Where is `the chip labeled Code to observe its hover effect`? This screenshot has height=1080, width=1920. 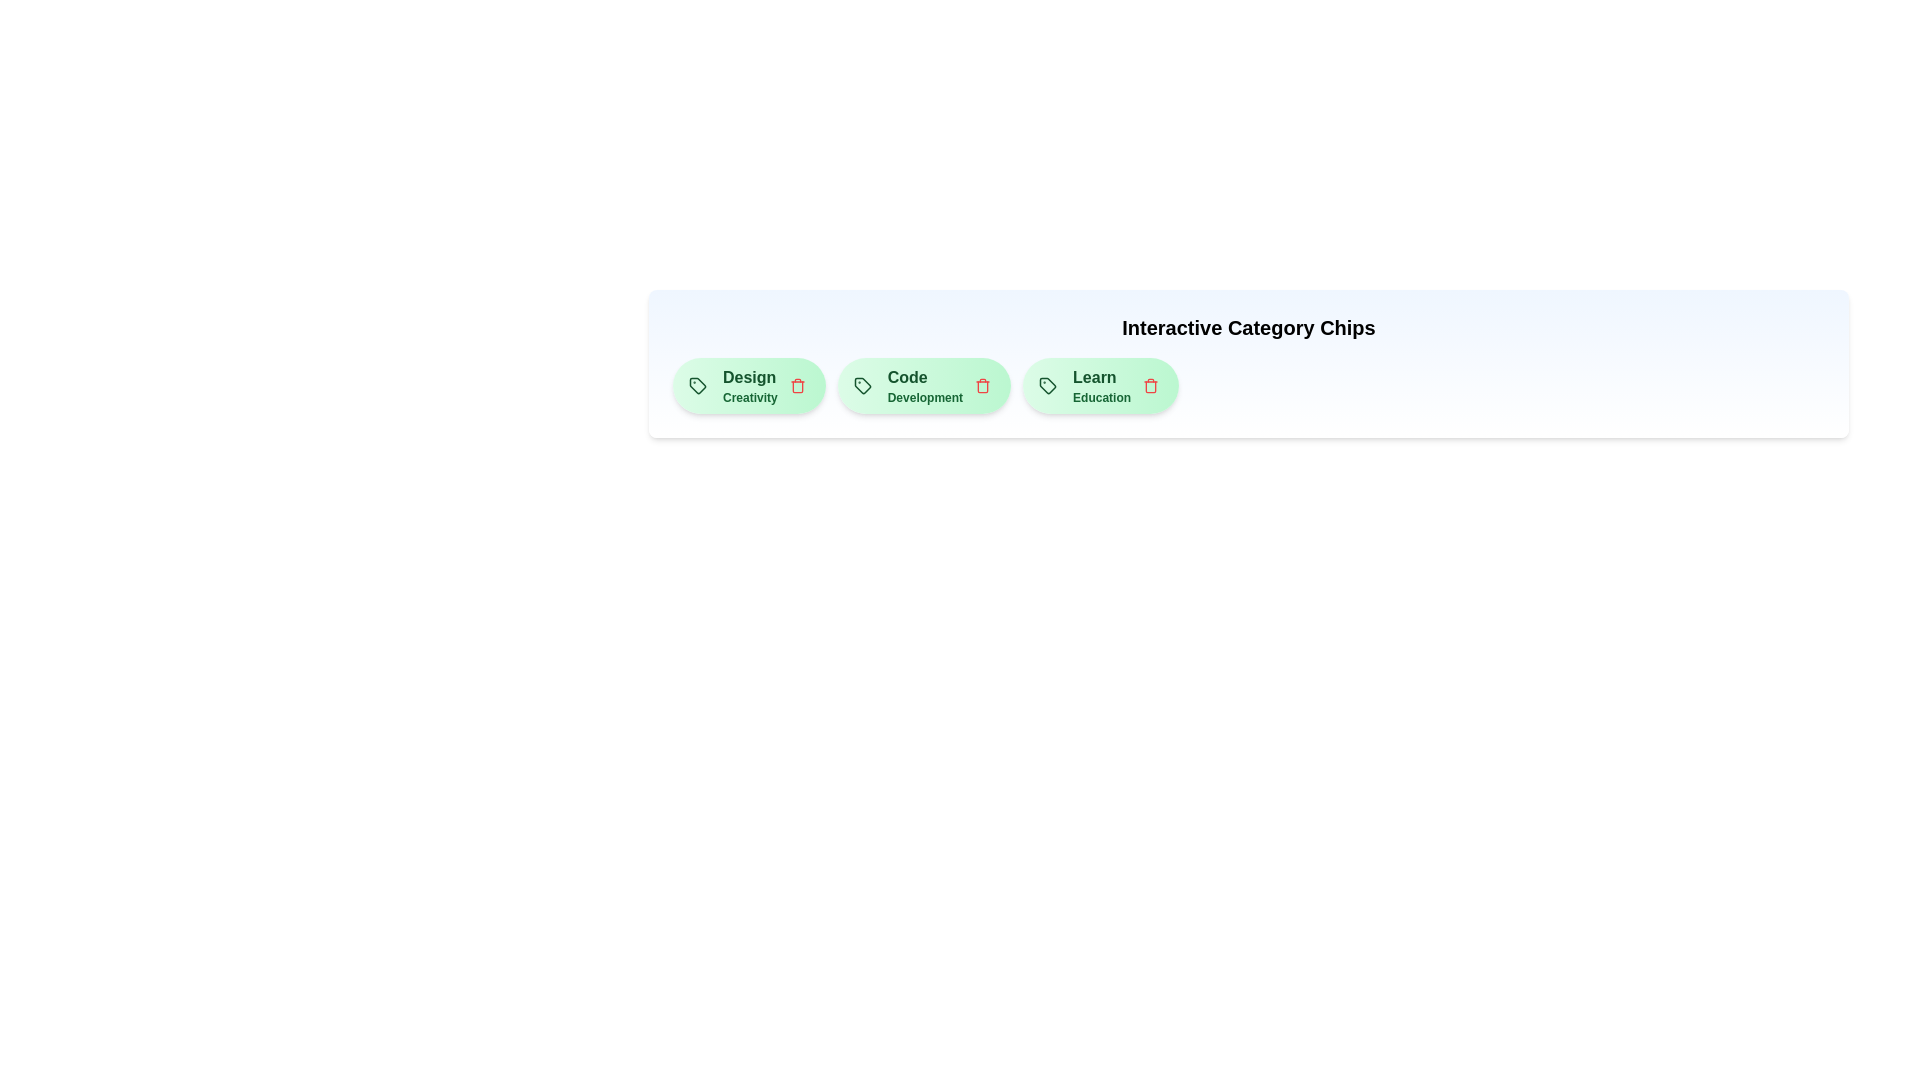 the chip labeled Code to observe its hover effect is located at coordinates (923, 385).